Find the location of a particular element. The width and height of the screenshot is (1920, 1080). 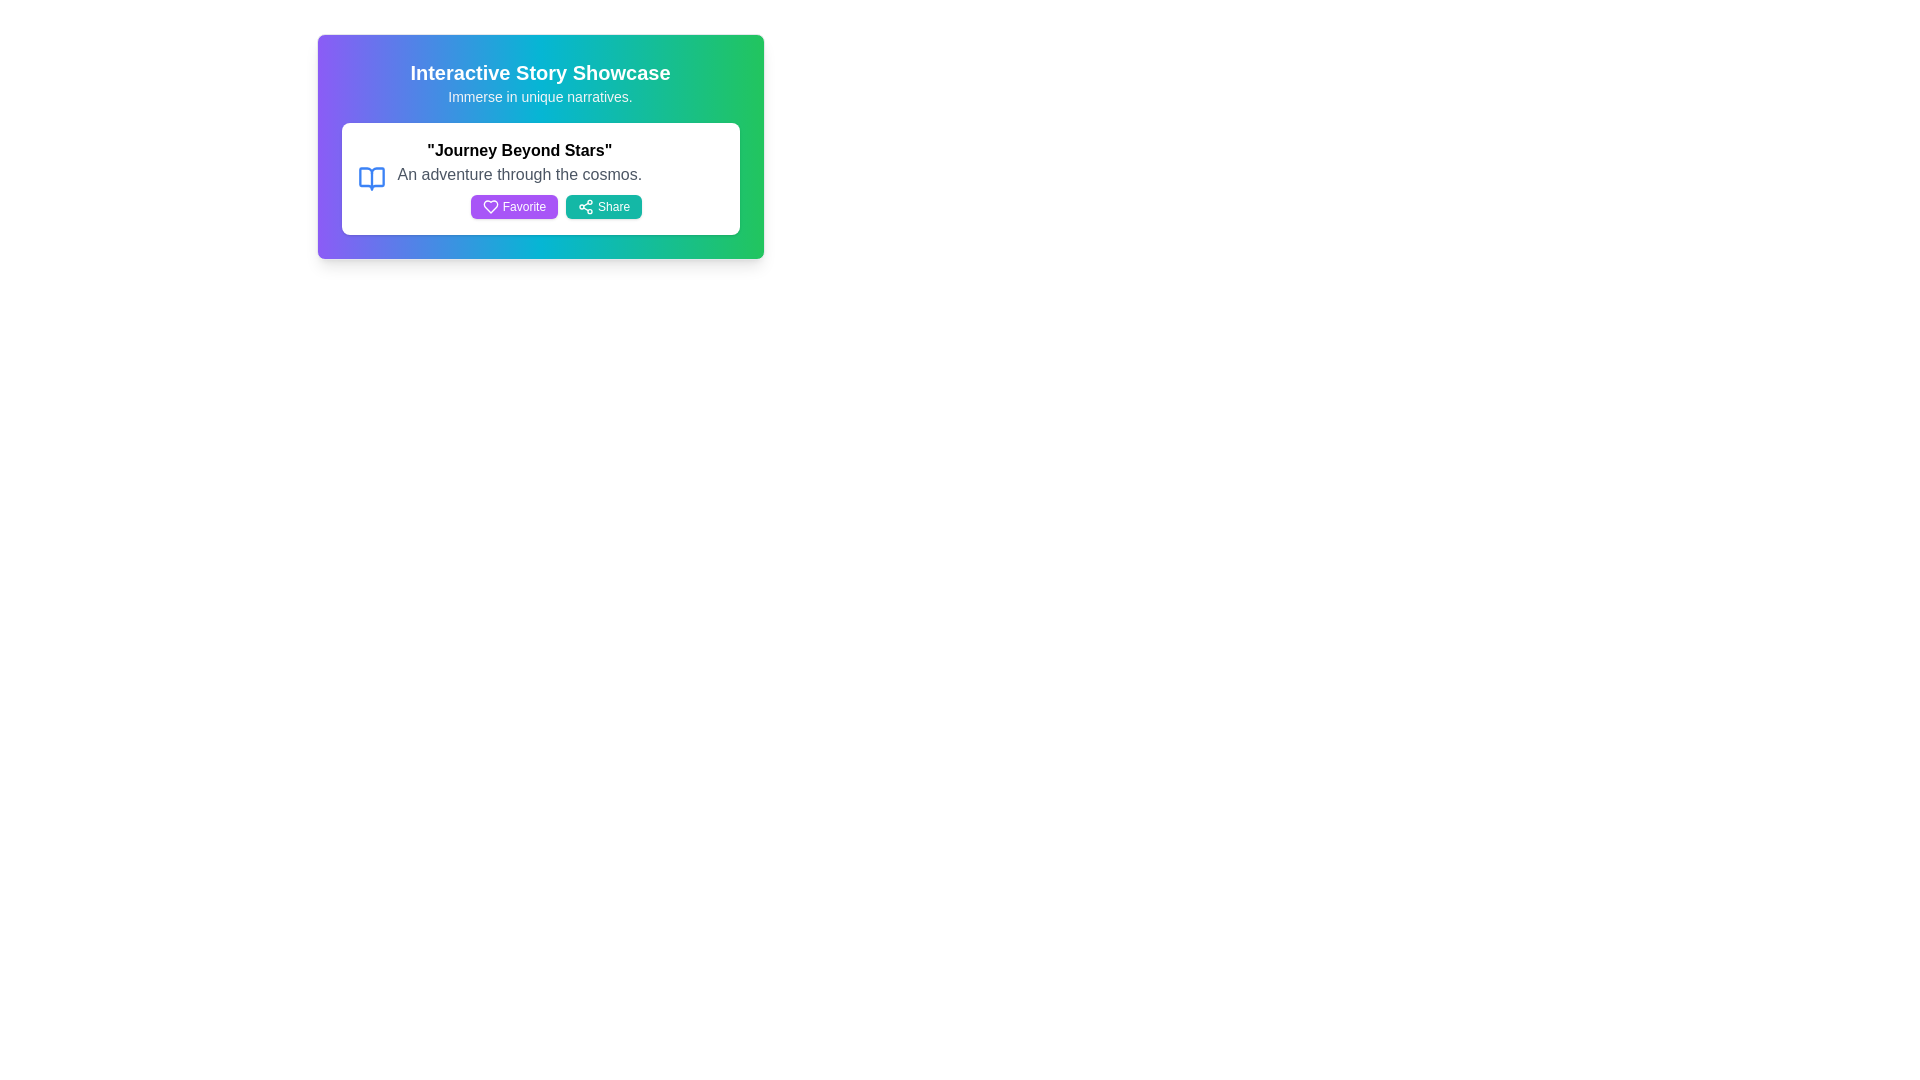

the share button located to the right of the 'Favorite' button with a purple background is located at coordinates (603, 207).